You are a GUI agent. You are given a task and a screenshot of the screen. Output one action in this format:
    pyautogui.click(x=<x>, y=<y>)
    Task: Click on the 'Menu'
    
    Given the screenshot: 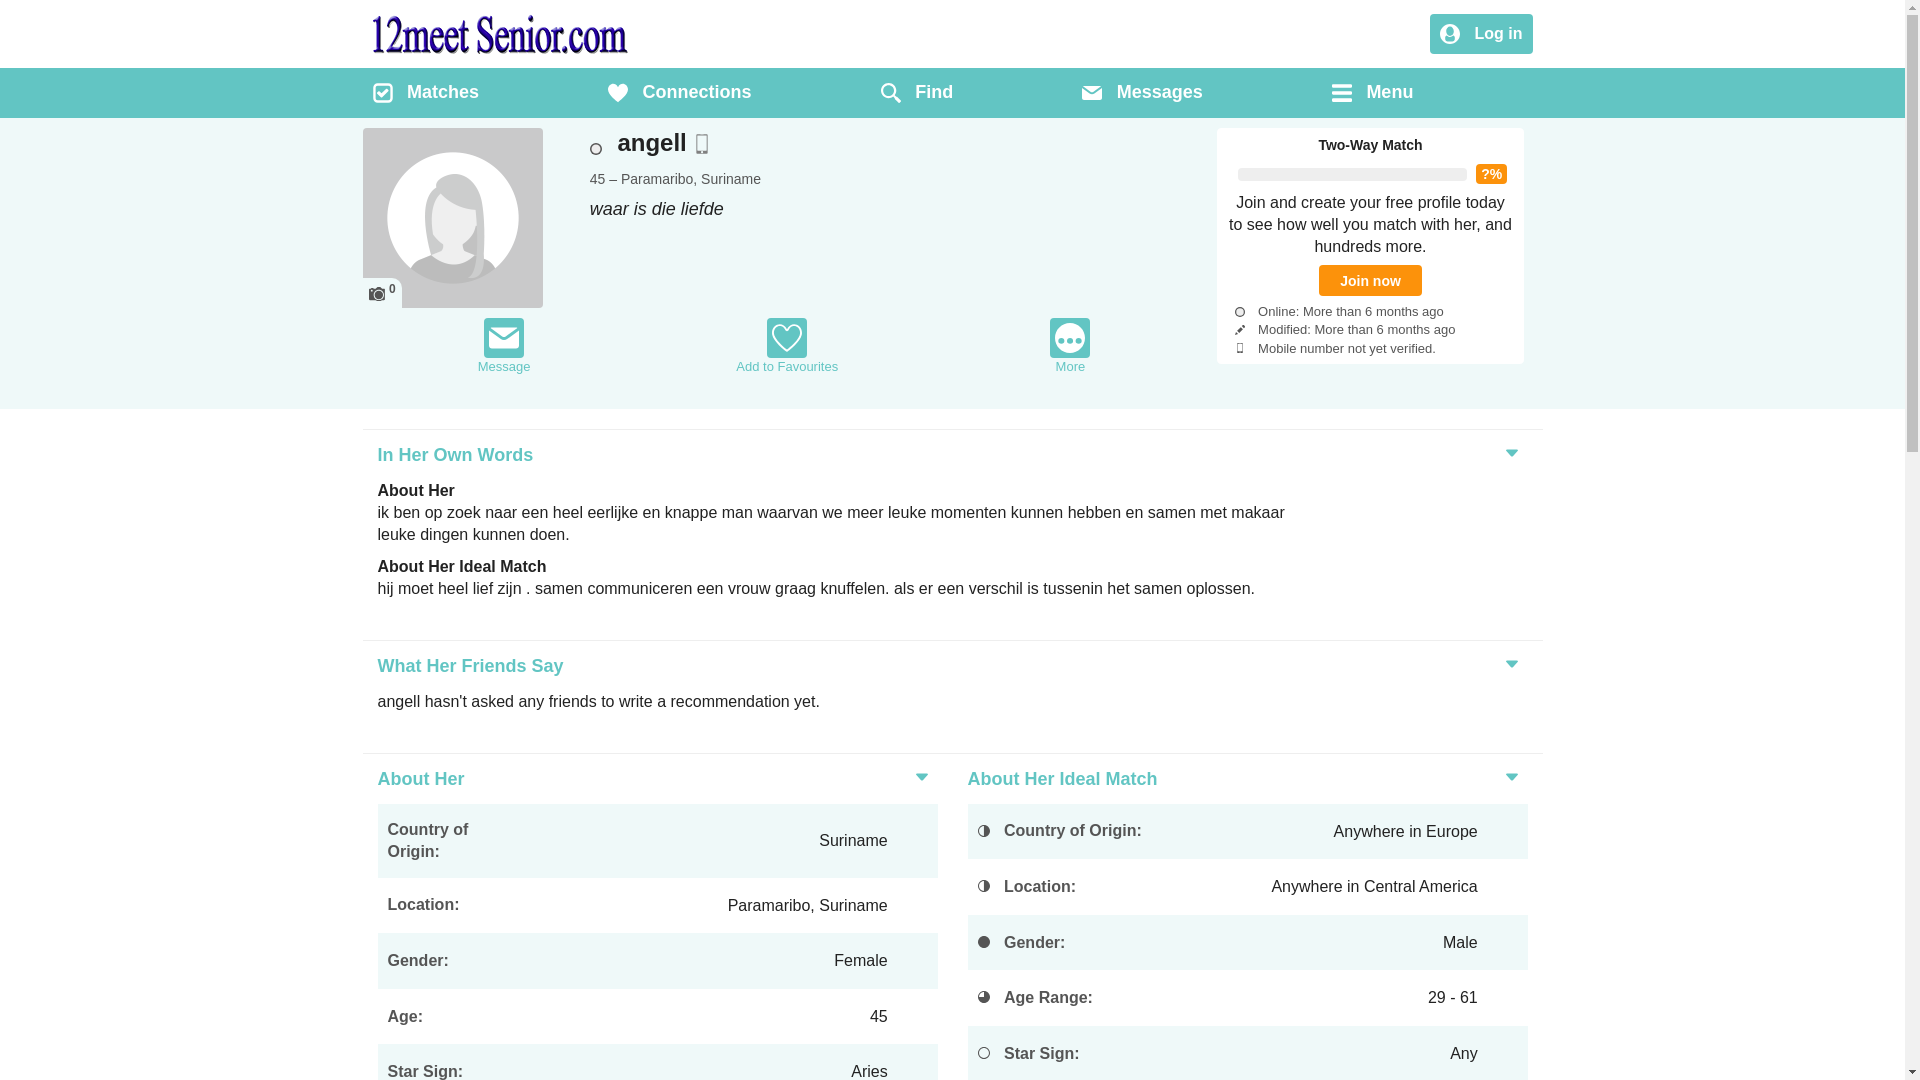 What is the action you would take?
    pyautogui.click(x=1331, y=92)
    